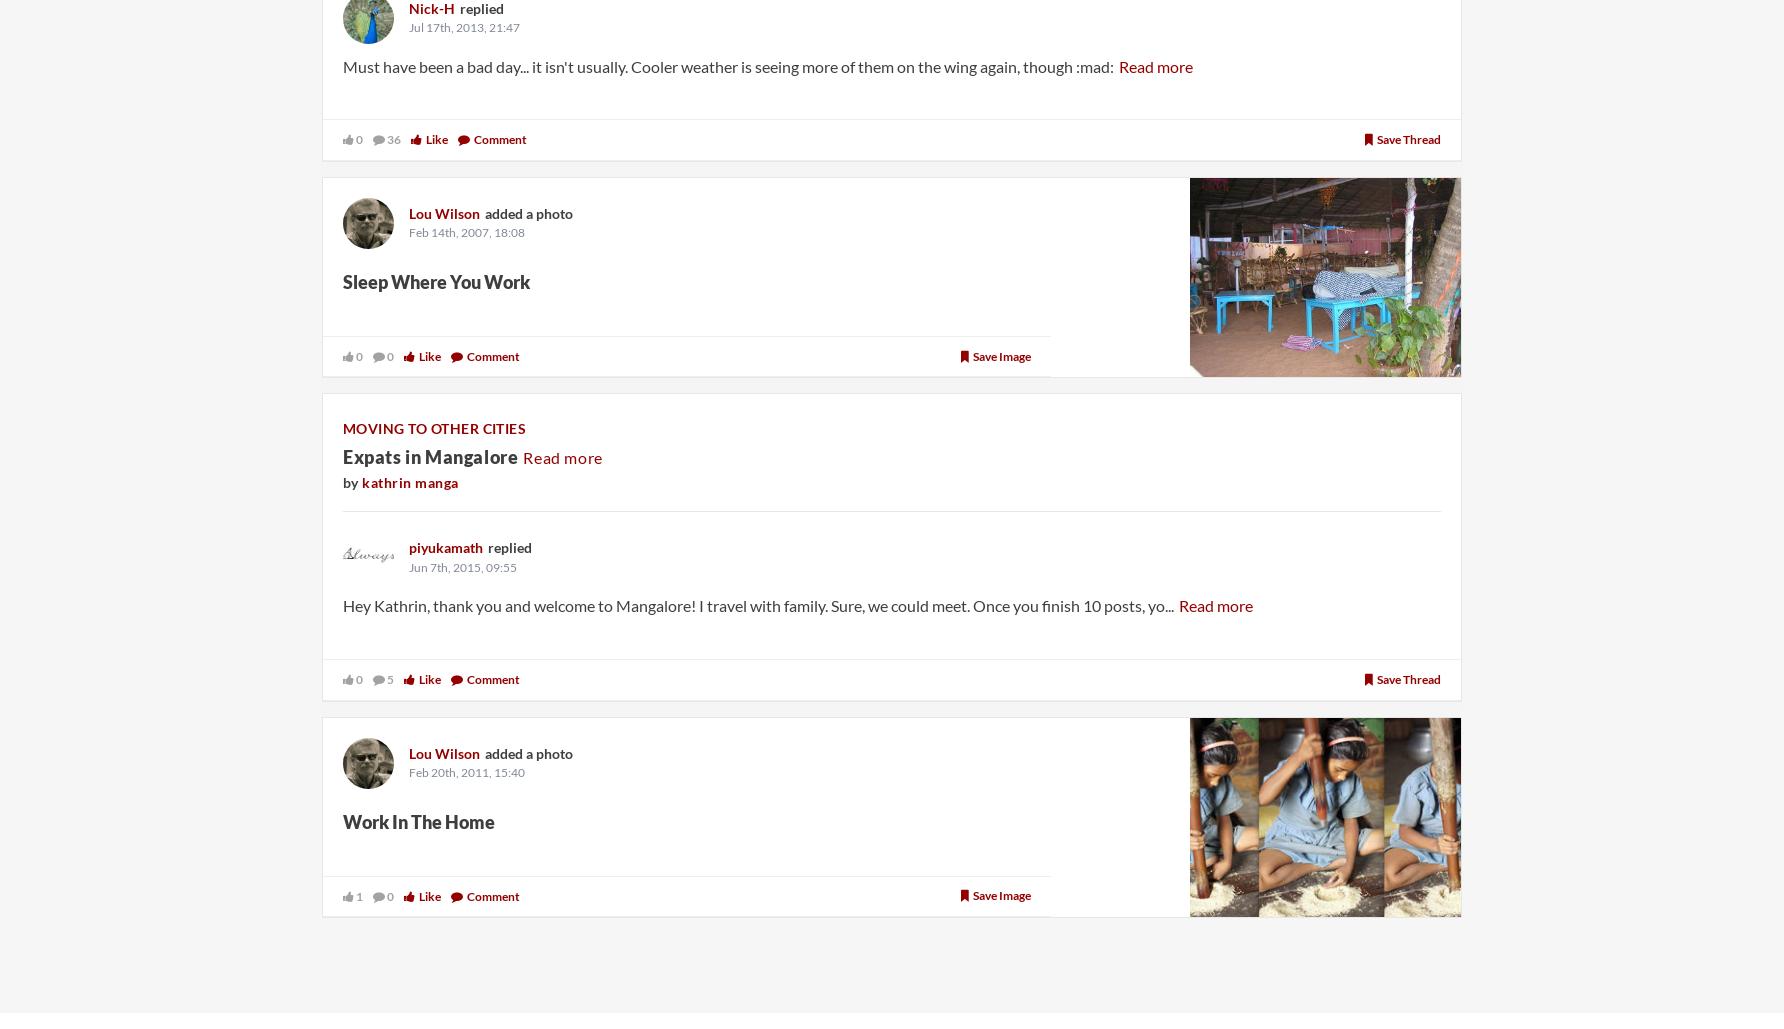 The height and width of the screenshot is (1029, 1784). What do you see at coordinates (408, 546) in the screenshot?
I see `'piyukamath'` at bounding box center [408, 546].